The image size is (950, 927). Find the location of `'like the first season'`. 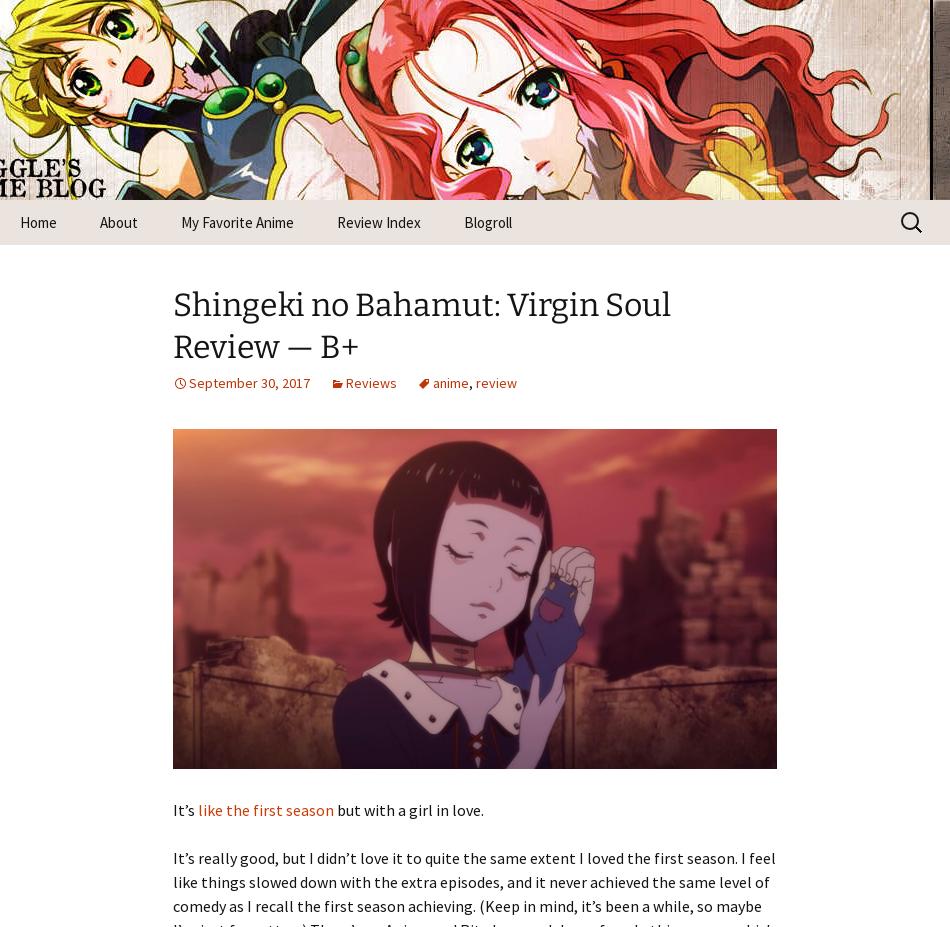

'like the first season' is located at coordinates (265, 808).